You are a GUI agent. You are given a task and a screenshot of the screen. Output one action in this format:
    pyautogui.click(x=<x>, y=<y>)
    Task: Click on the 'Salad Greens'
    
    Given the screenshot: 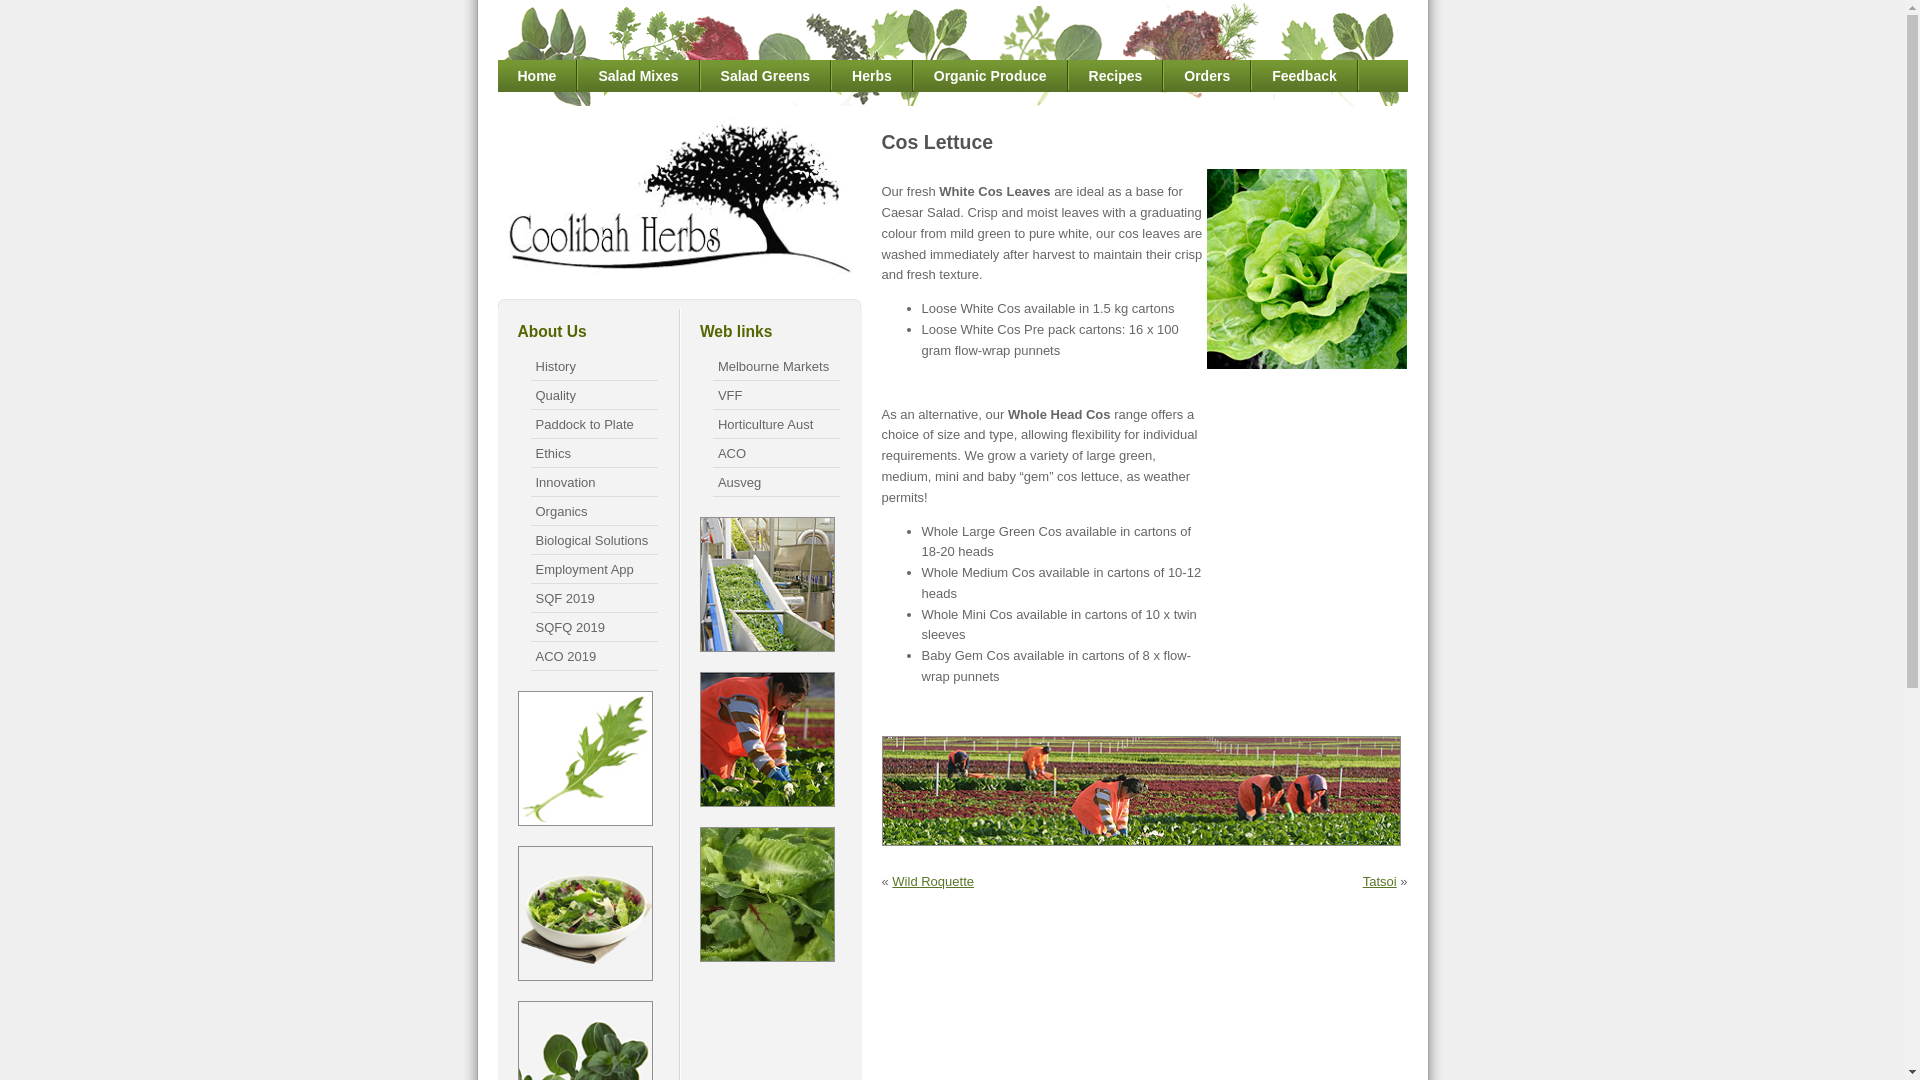 What is the action you would take?
    pyautogui.click(x=765, y=75)
    